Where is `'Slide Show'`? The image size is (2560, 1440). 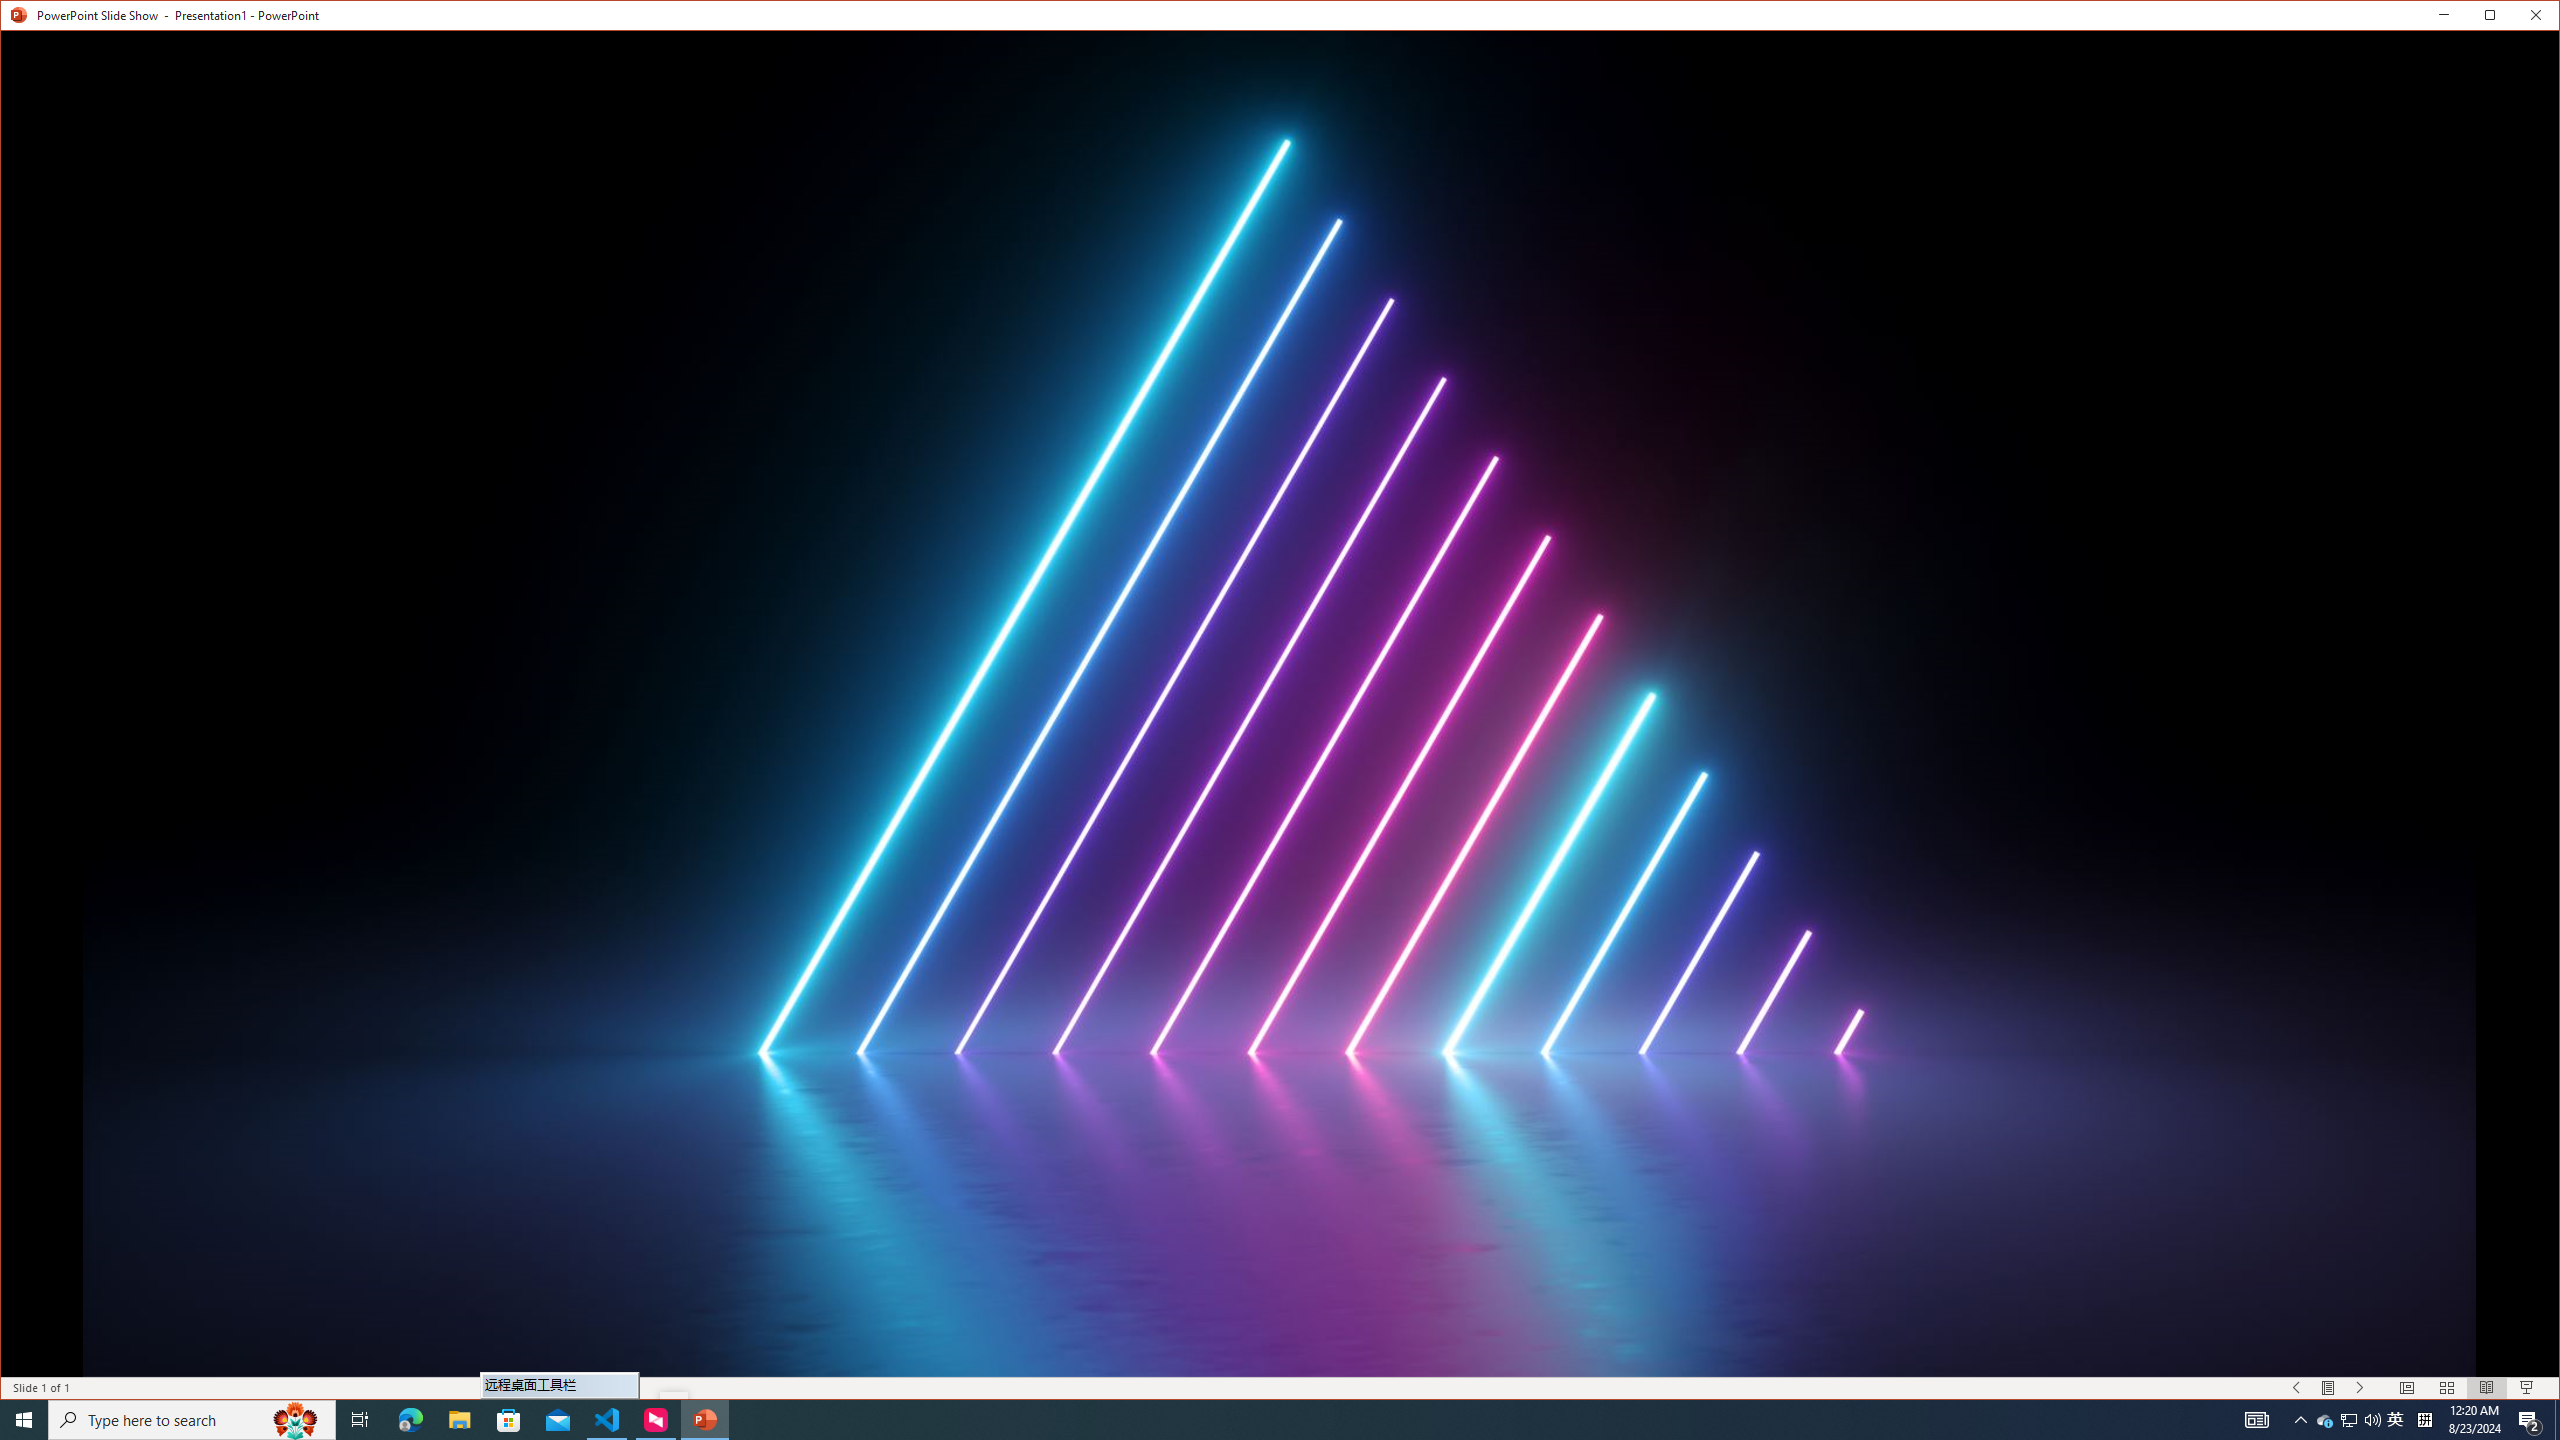
'Slide Show' is located at coordinates (2526, 1387).